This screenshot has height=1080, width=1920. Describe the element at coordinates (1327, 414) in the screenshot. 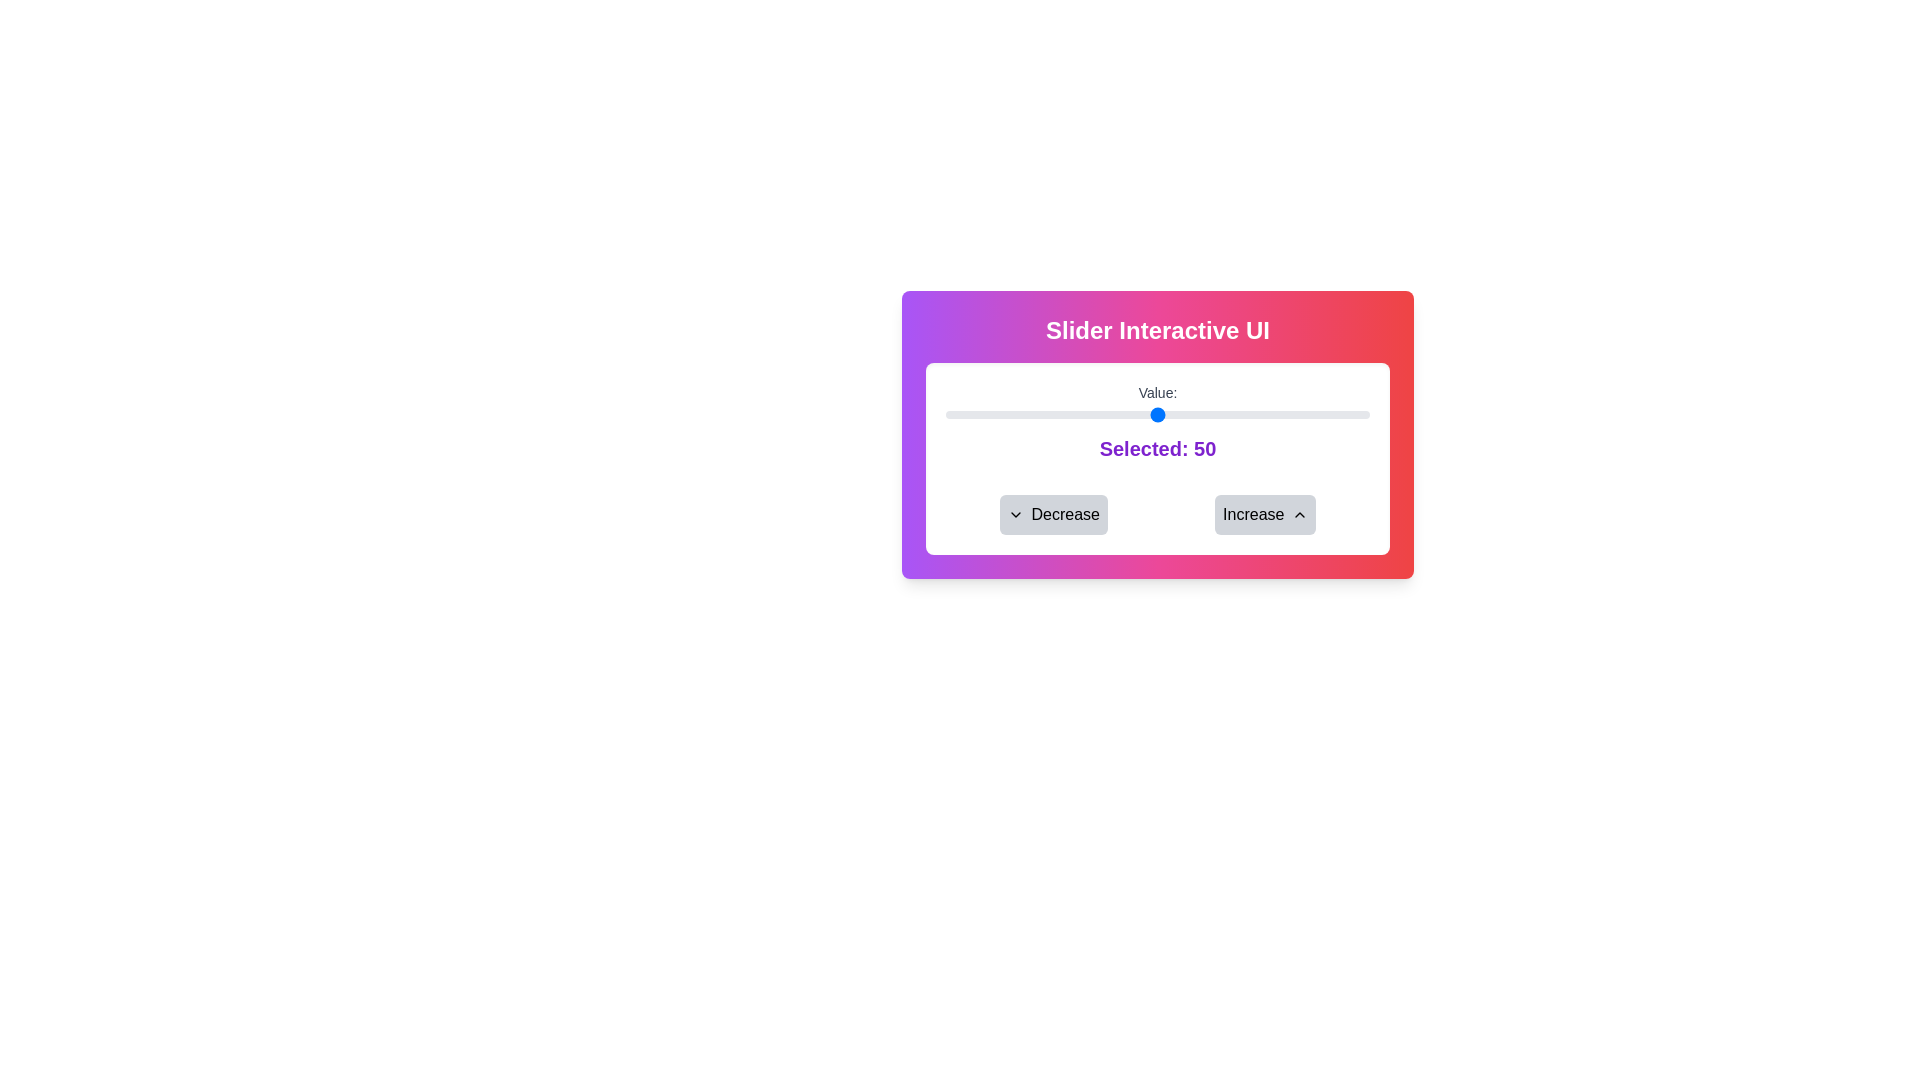

I see `slider value` at that location.